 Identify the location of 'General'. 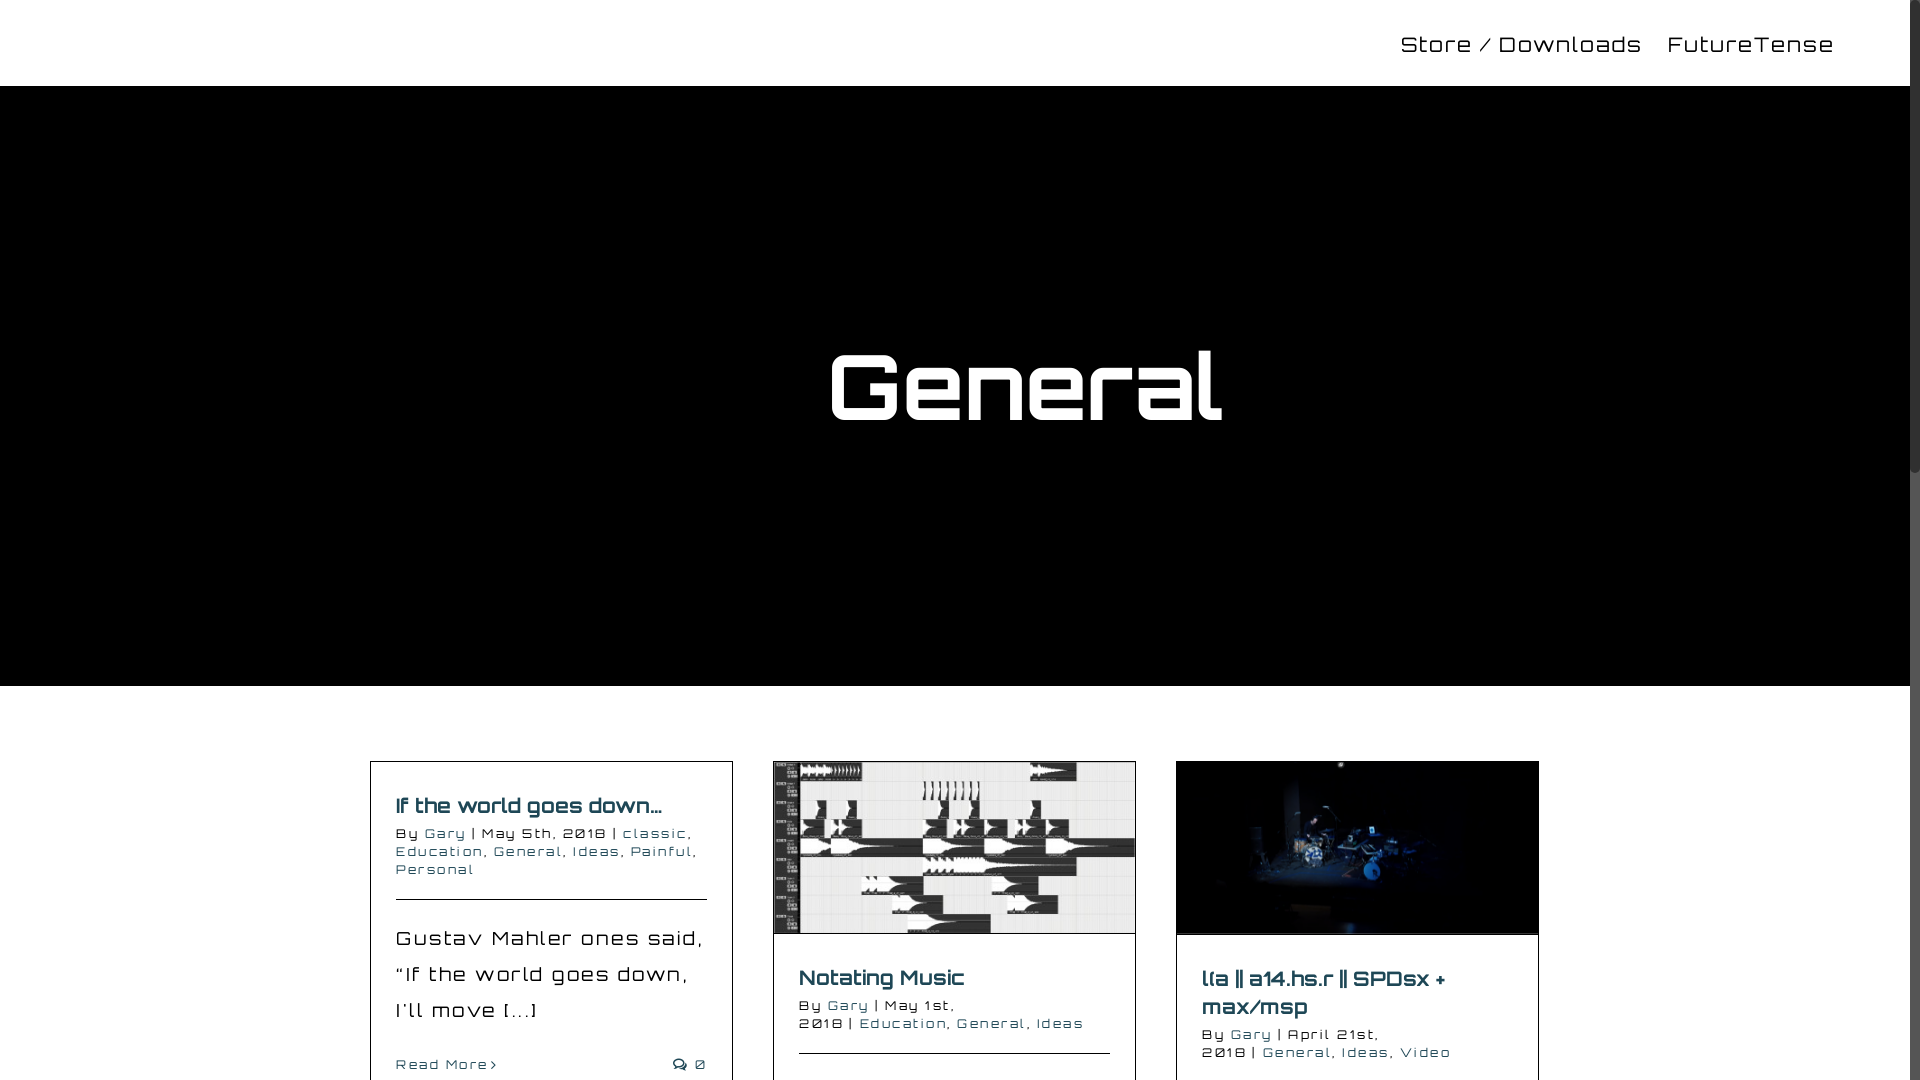
(992, 1023).